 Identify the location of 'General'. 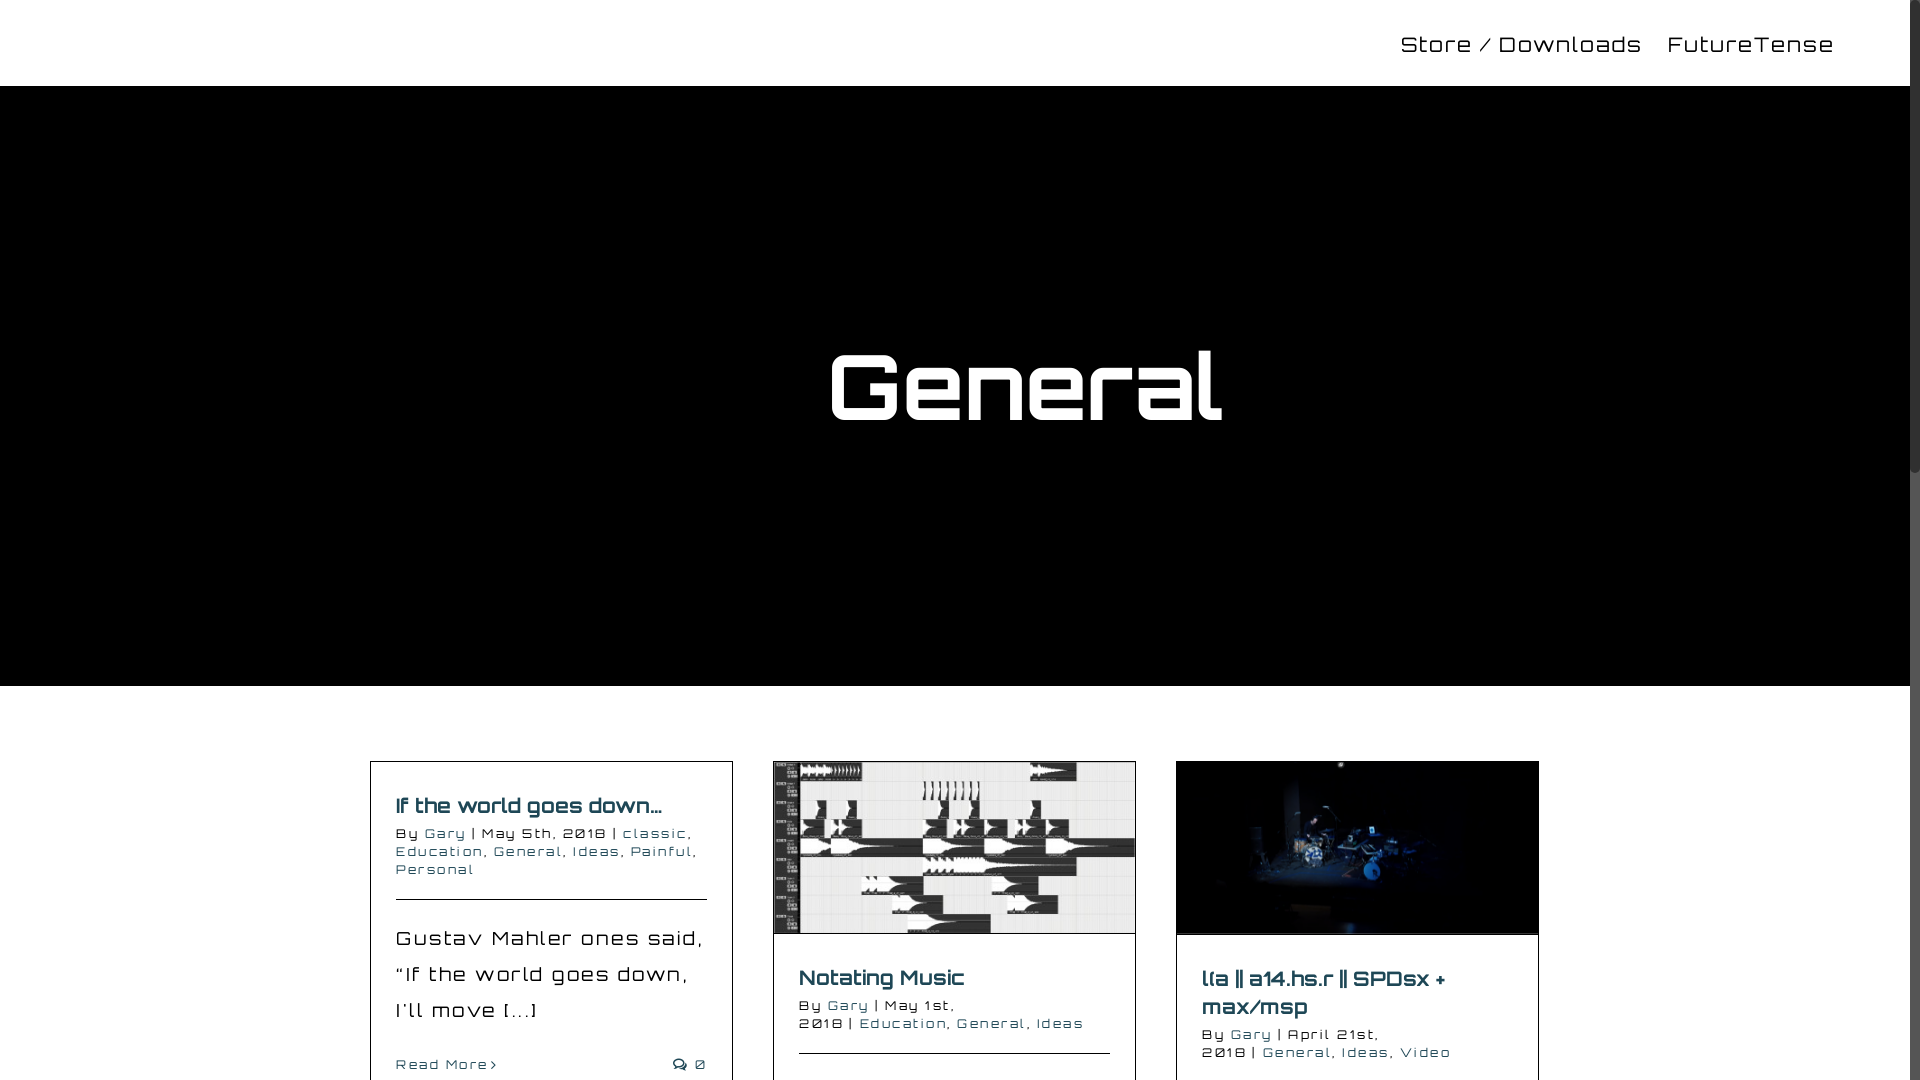
(992, 1023).